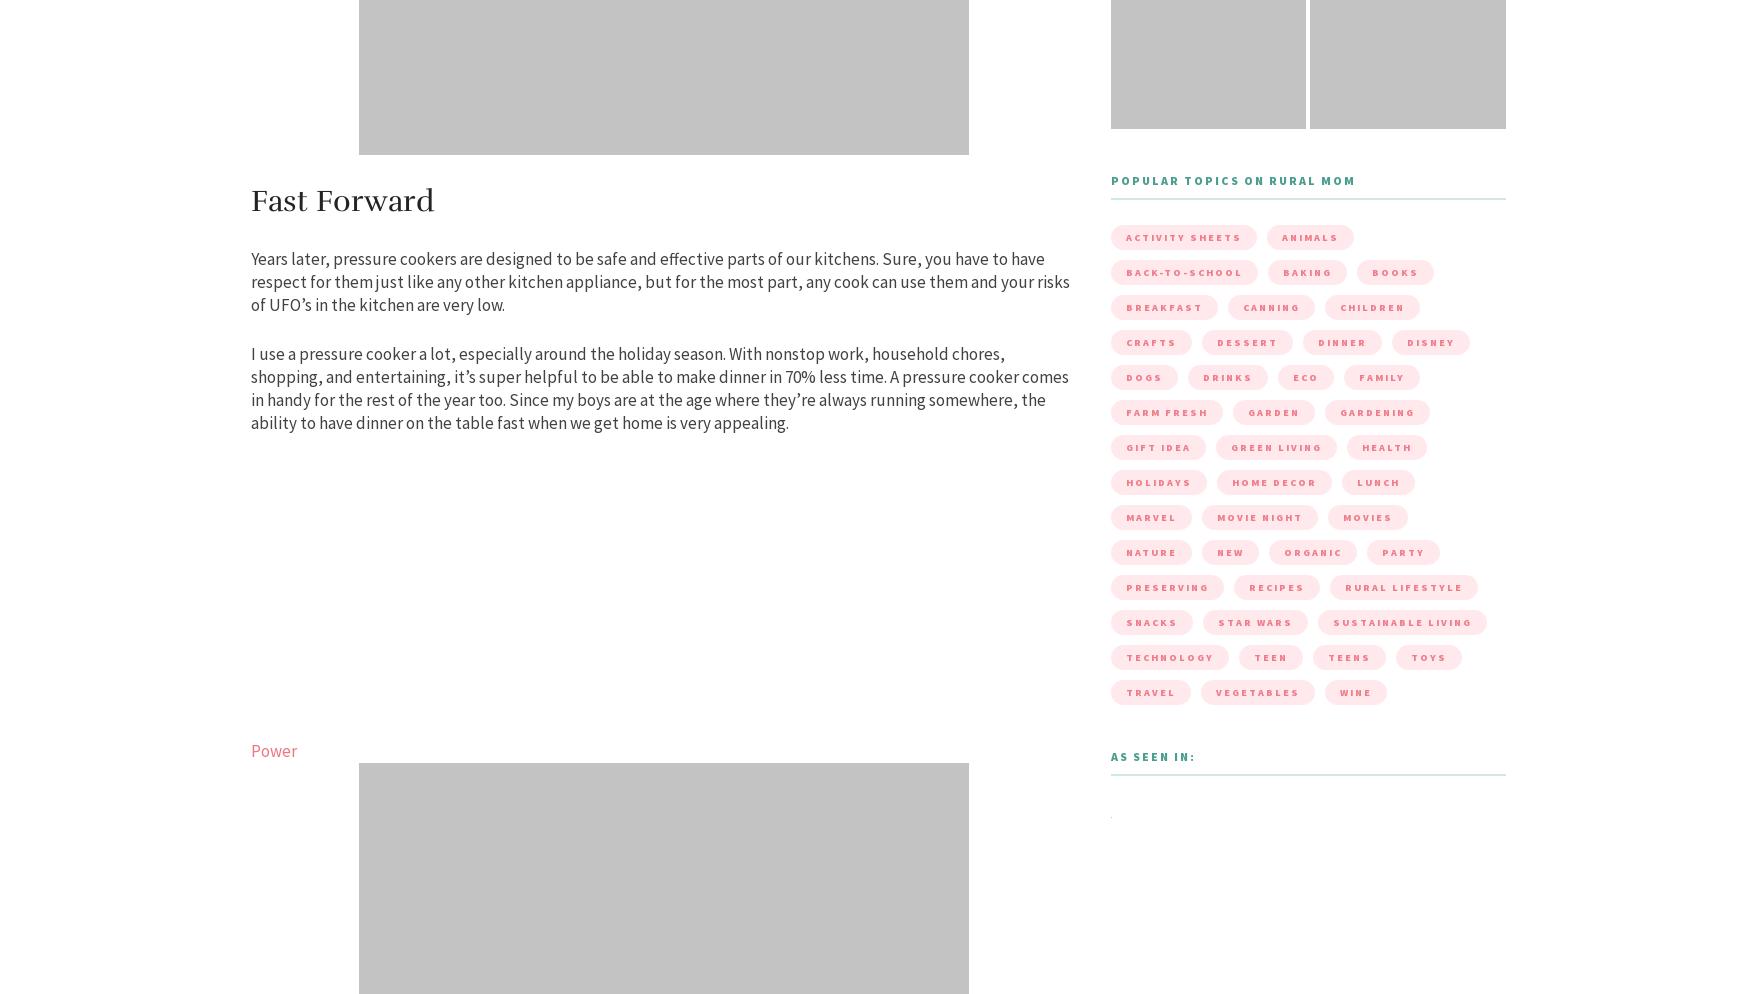 This screenshot has height=994, width=1757. I want to click on 'holidays', so click(1157, 481).